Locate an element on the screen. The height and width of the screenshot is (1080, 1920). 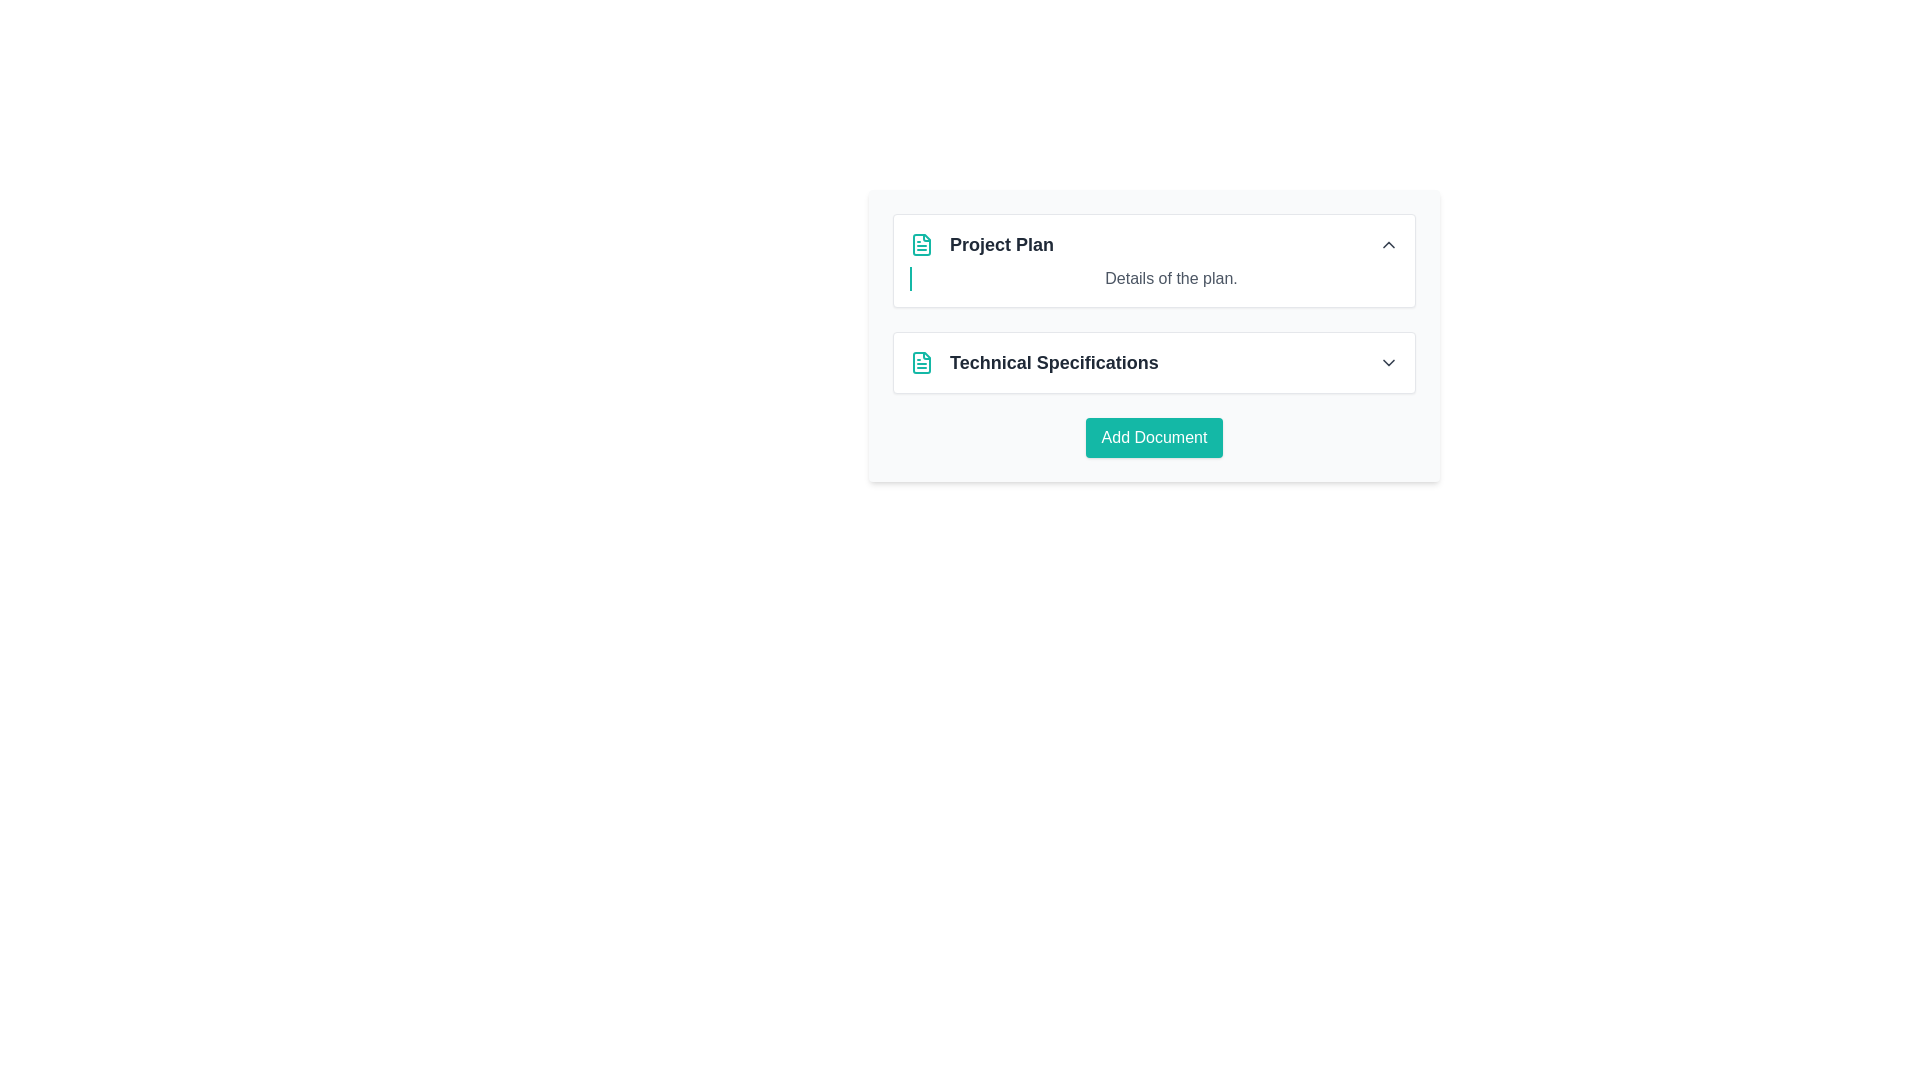
the button located at the center of the card below the 'Project Plan' and 'Technical Specifications' sections is located at coordinates (1154, 437).